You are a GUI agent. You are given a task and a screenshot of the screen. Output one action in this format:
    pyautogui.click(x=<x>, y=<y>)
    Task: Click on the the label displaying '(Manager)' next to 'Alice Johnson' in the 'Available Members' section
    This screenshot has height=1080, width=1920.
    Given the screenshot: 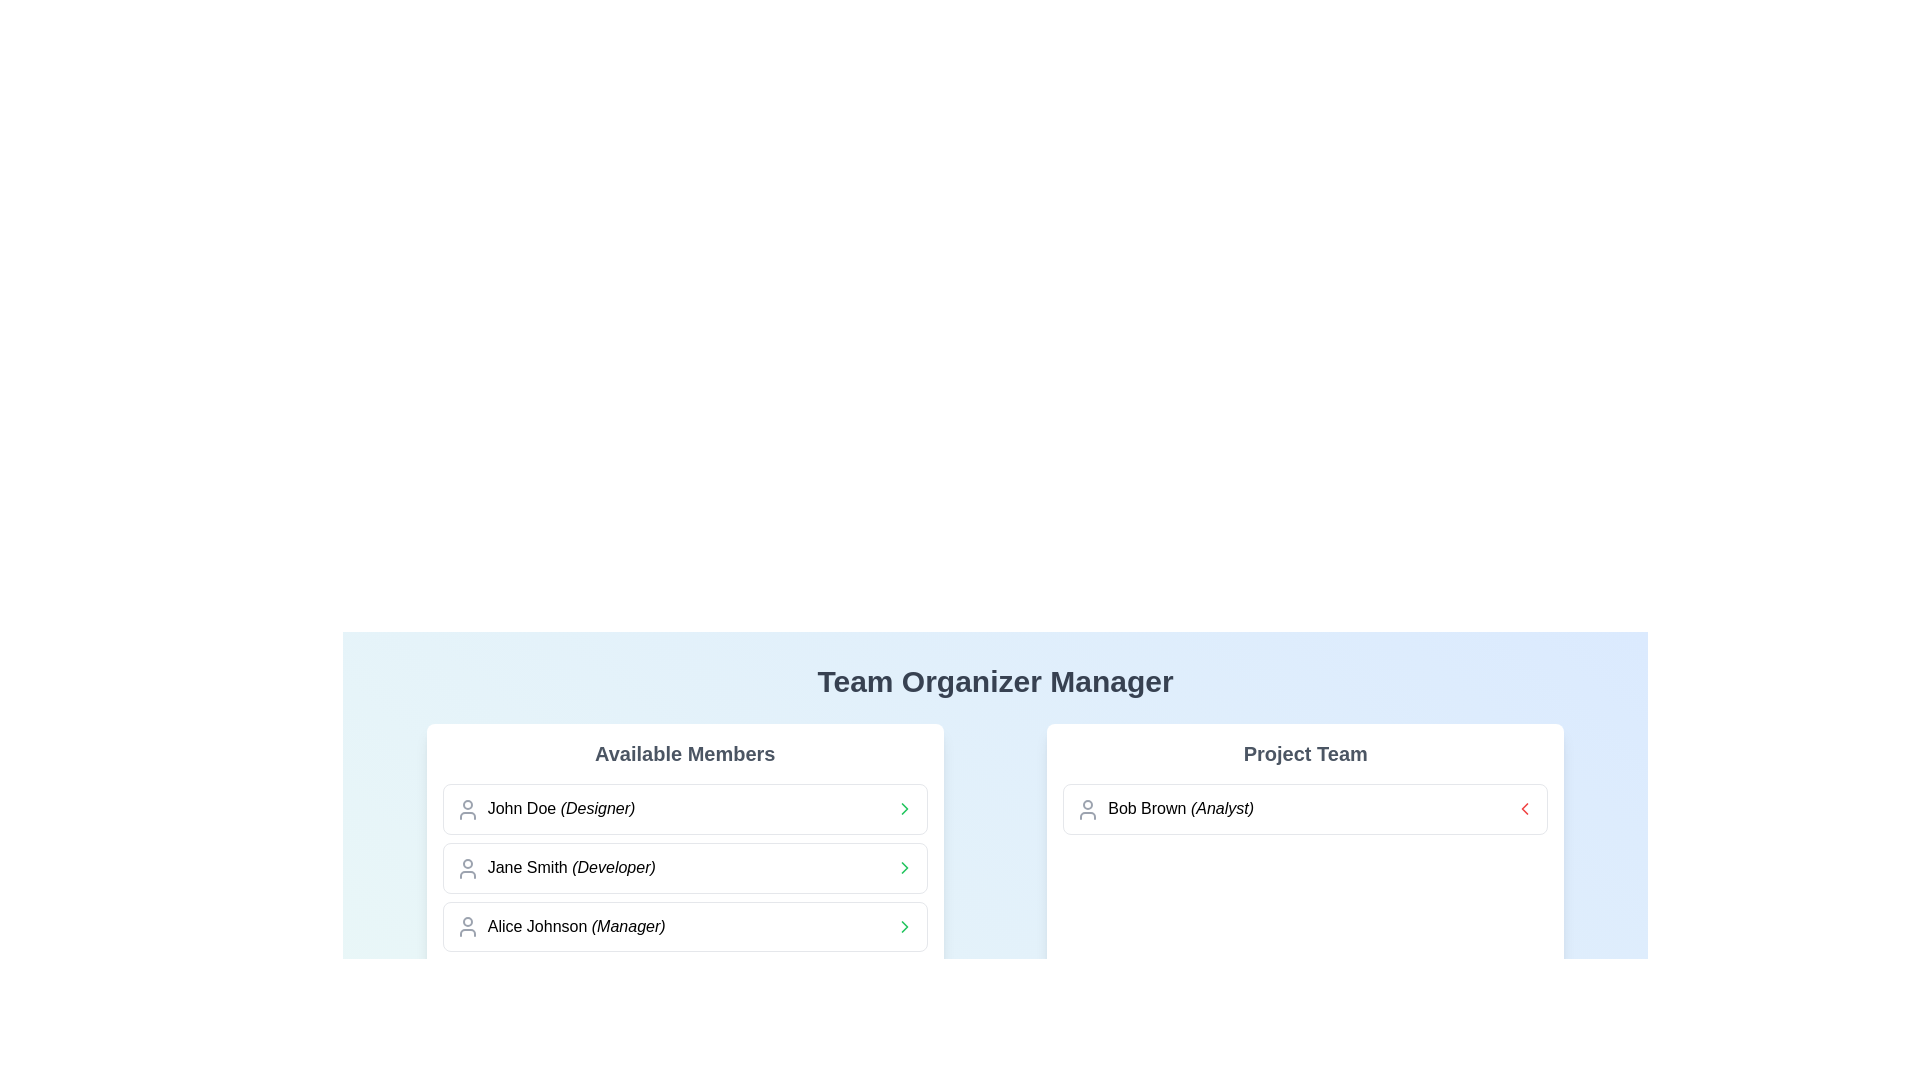 What is the action you would take?
    pyautogui.click(x=627, y=925)
    